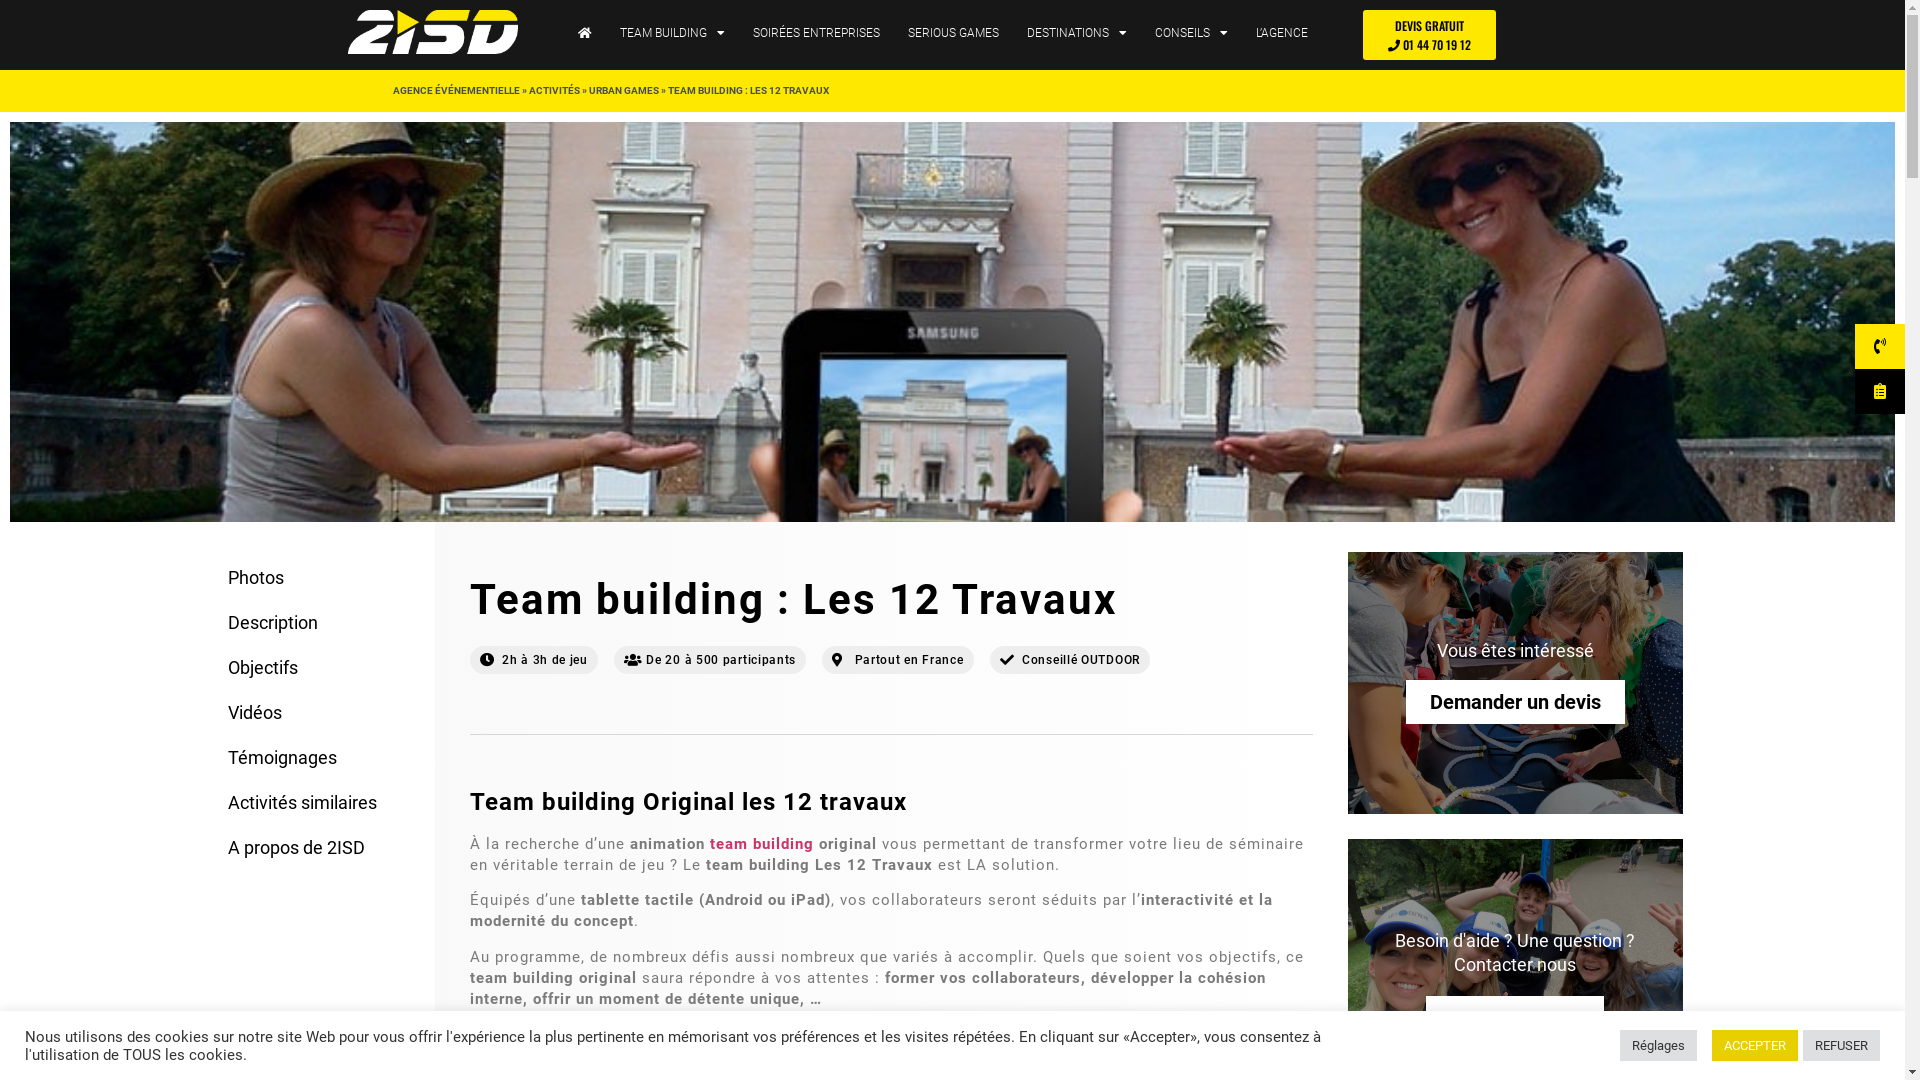 The width and height of the screenshot is (1920, 1080). What do you see at coordinates (1428, 34) in the screenshot?
I see `'DEVIS GRATUIT` at bounding box center [1428, 34].